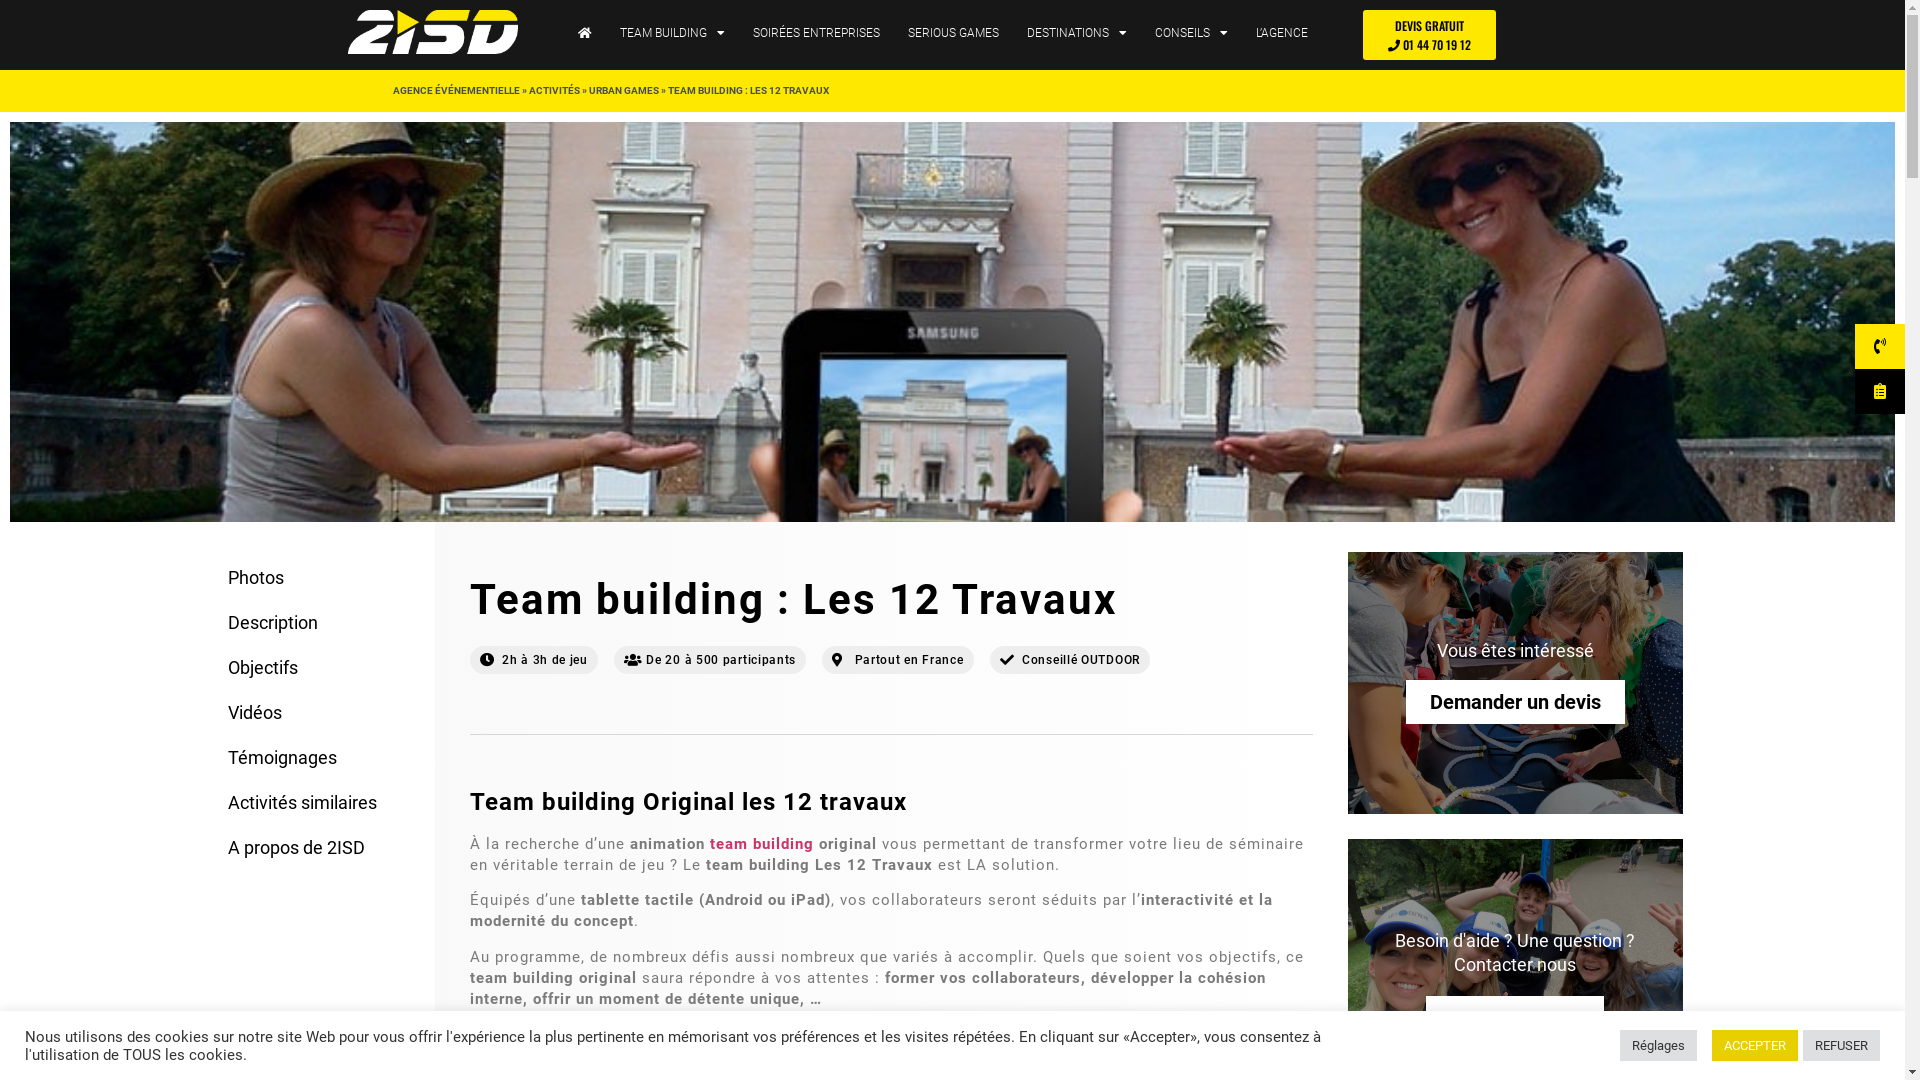 The width and height of the screenshot is (1920, 1080). What do you see at coordinates (1428, 34) in the screenshot?
I see `'DEVIS GRATUIT` at bounding box center [1428, 34].